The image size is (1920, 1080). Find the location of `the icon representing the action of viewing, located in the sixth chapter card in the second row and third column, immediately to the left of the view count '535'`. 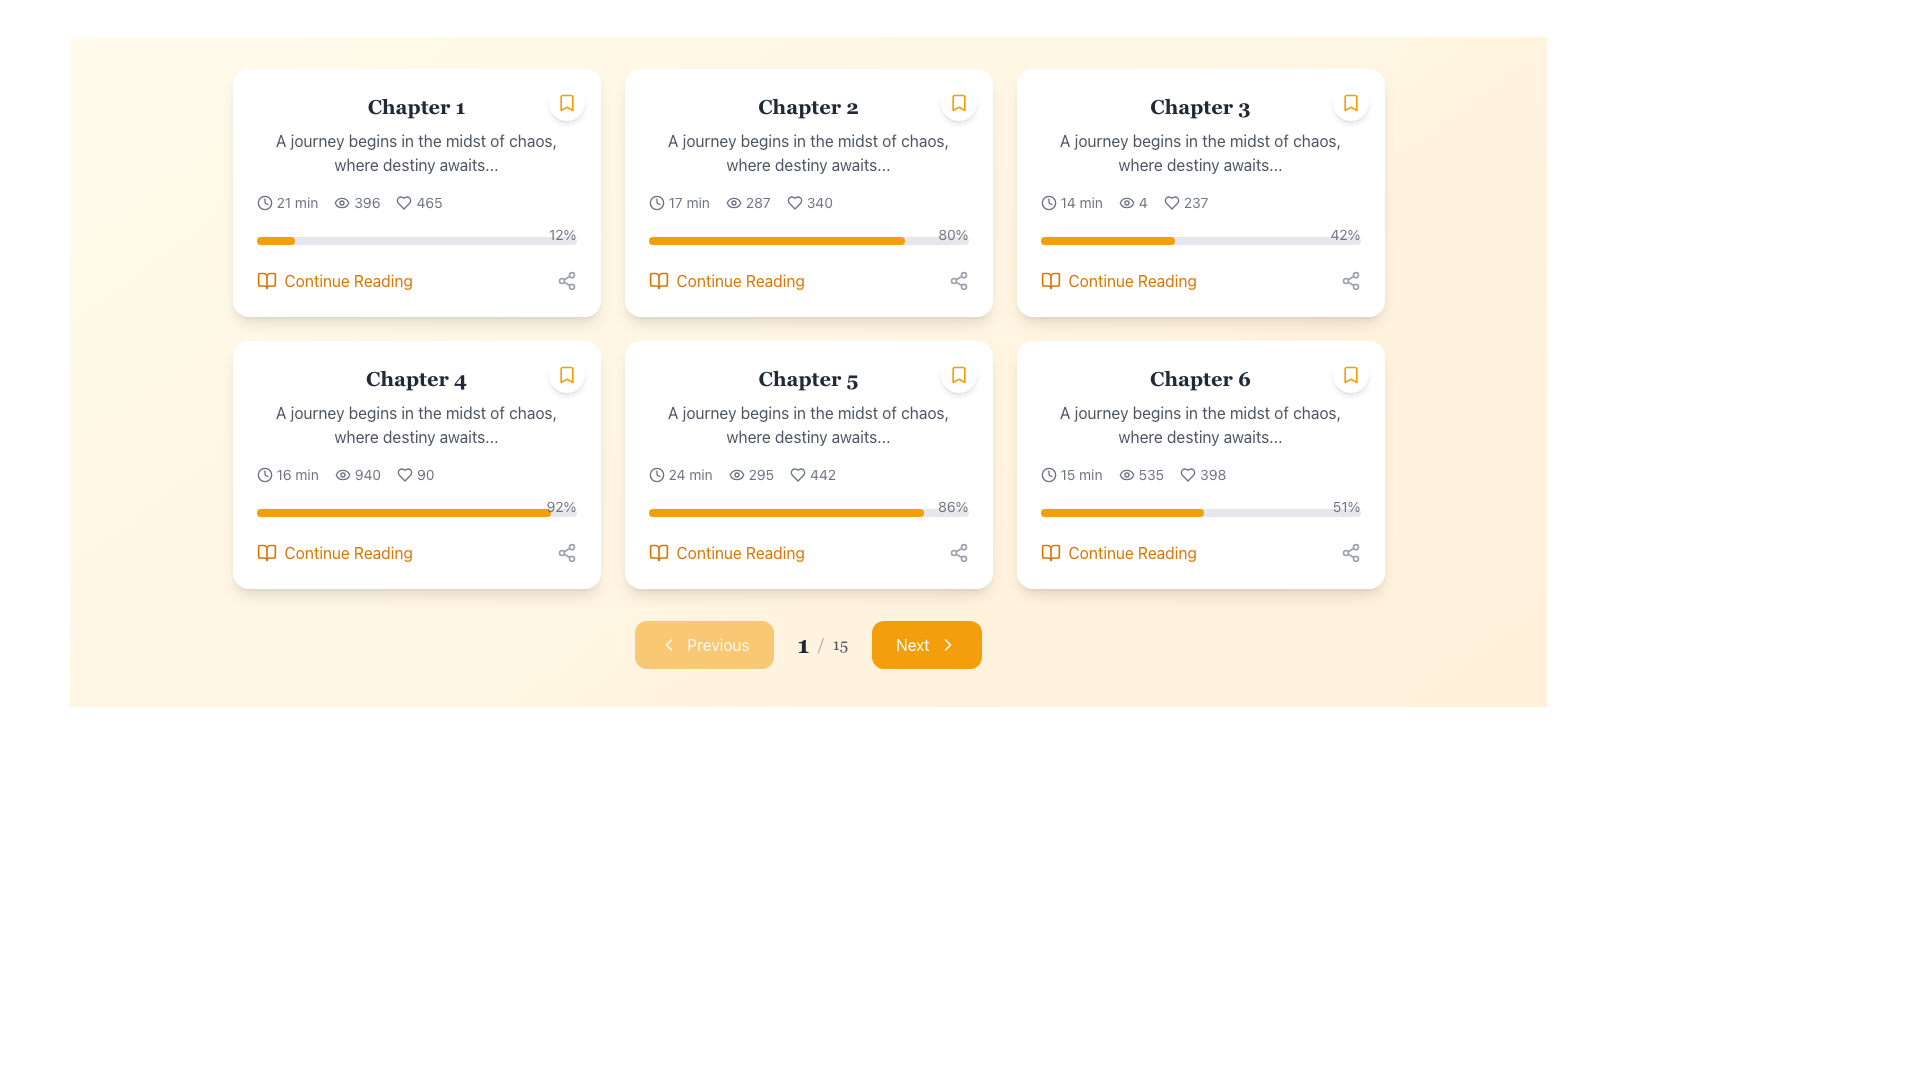

the icon representing the action of viewing, located in the sixth chapter card in the second row and third column, immediately to the left of the view count '535' is located at coordinates (1126, 474).